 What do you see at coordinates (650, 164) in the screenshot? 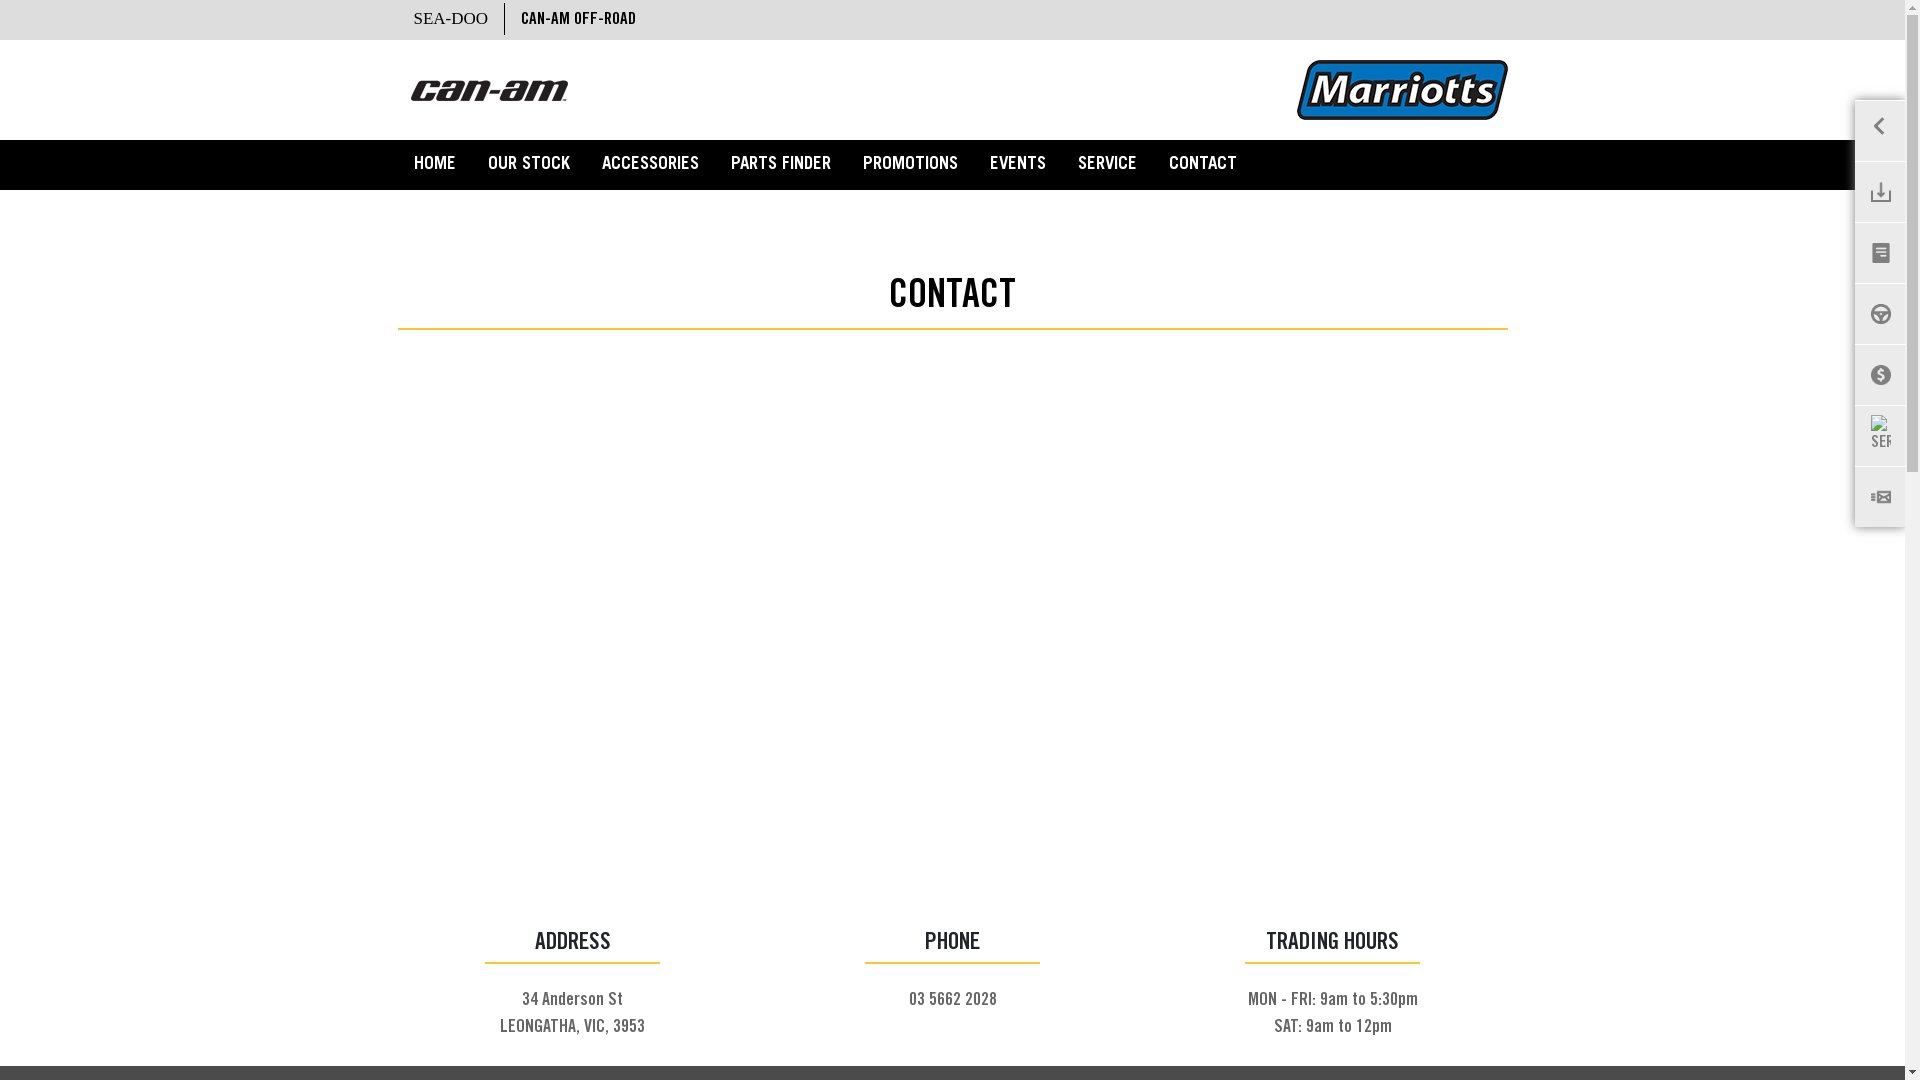
I see `'ACCESSORIES'` at bounding box center [650, 164].